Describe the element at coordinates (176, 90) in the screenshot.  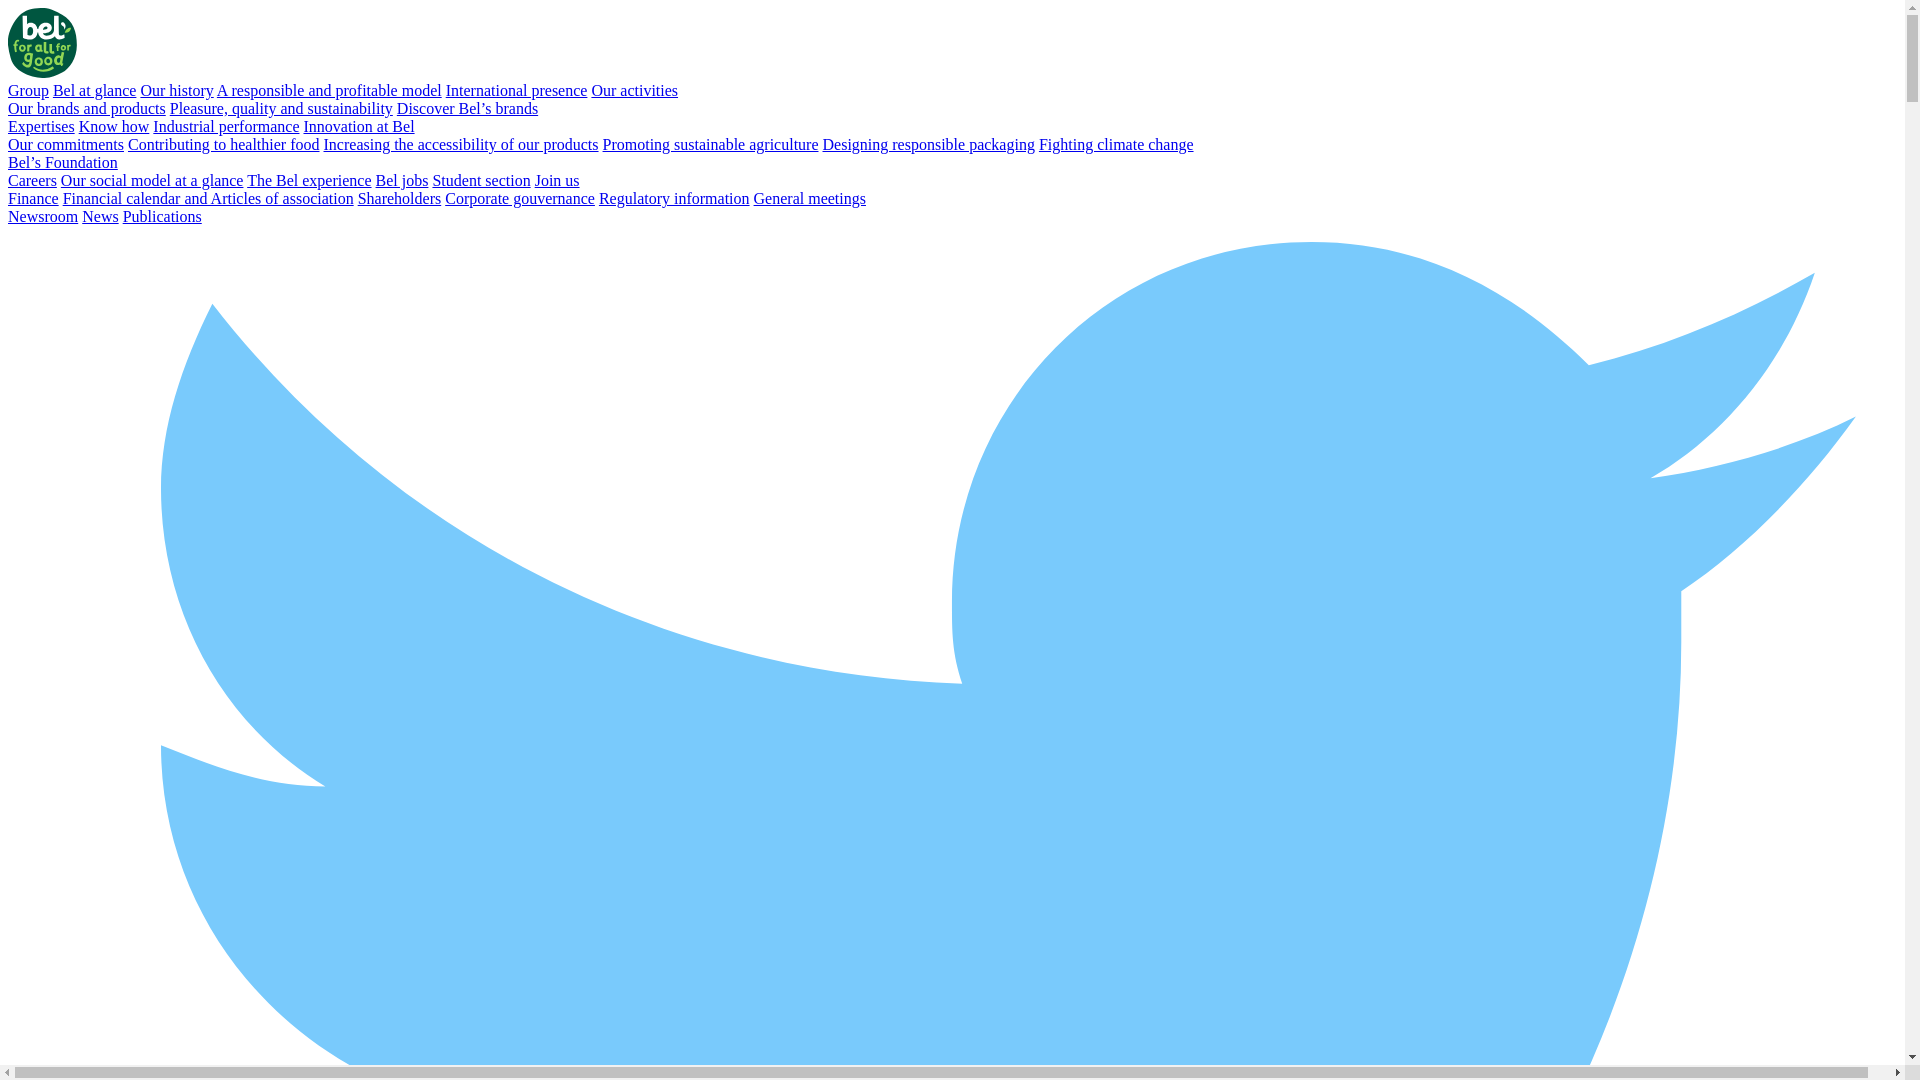
I see `'Our history'` at that location.